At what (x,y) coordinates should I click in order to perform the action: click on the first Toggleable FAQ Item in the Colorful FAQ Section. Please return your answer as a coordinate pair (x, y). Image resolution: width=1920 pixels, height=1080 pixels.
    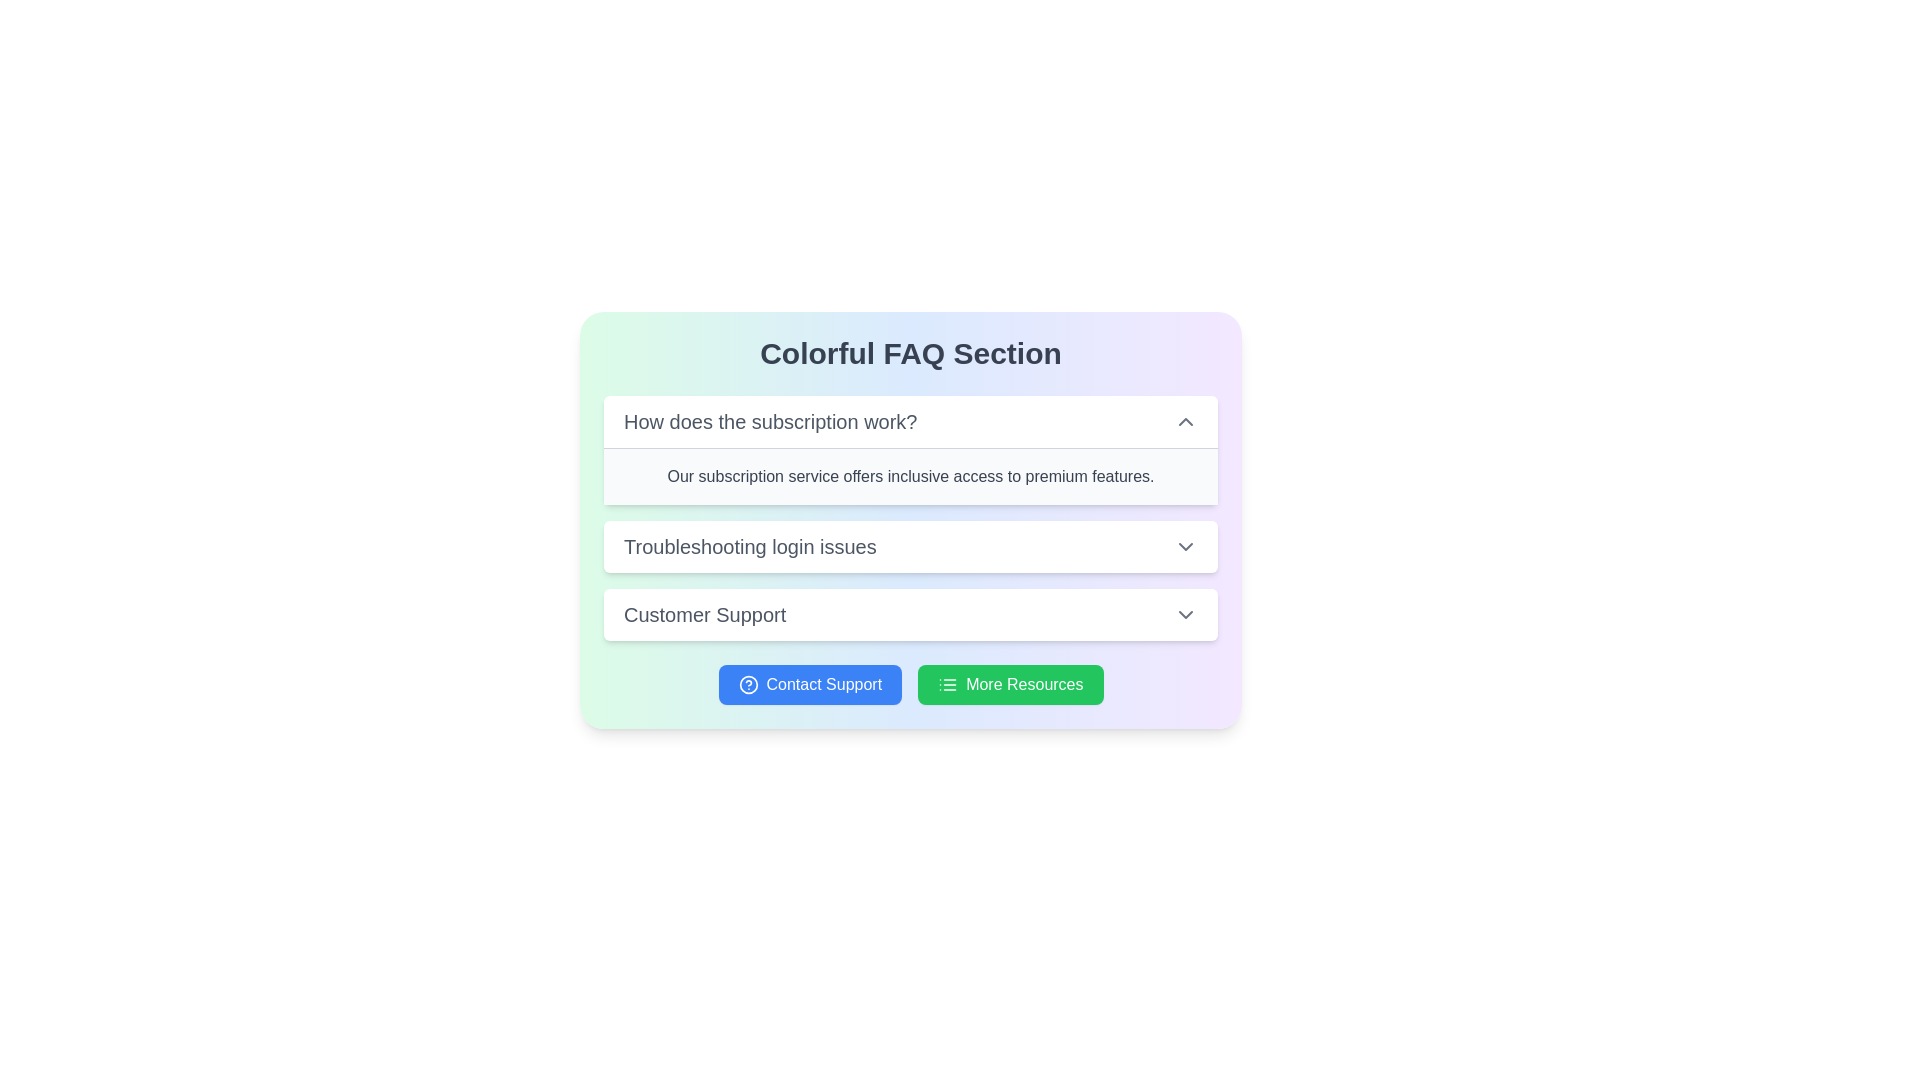
    Looking at the image, I should click on (910, 420).